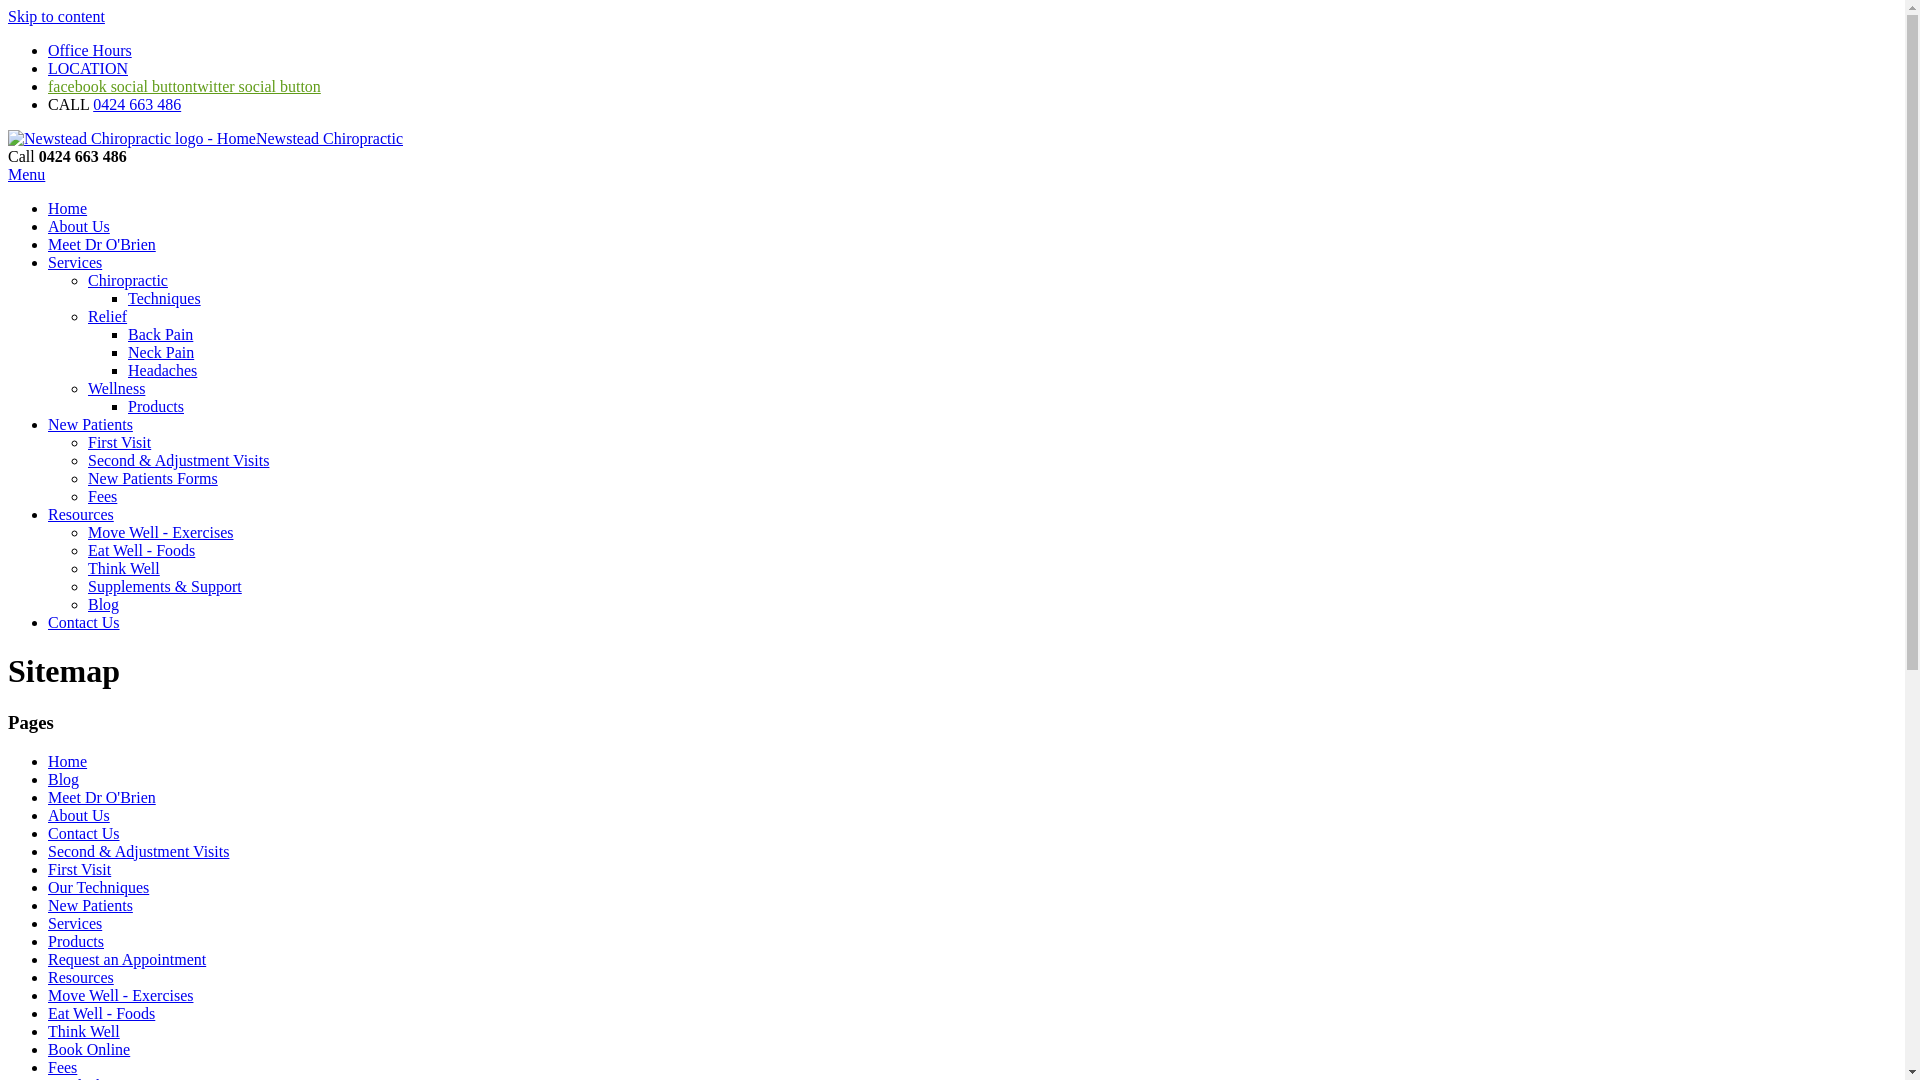 Image resolution: width=1920 pixels, height=1080 pixels. I want to click on 'Products', so click(76, 941).